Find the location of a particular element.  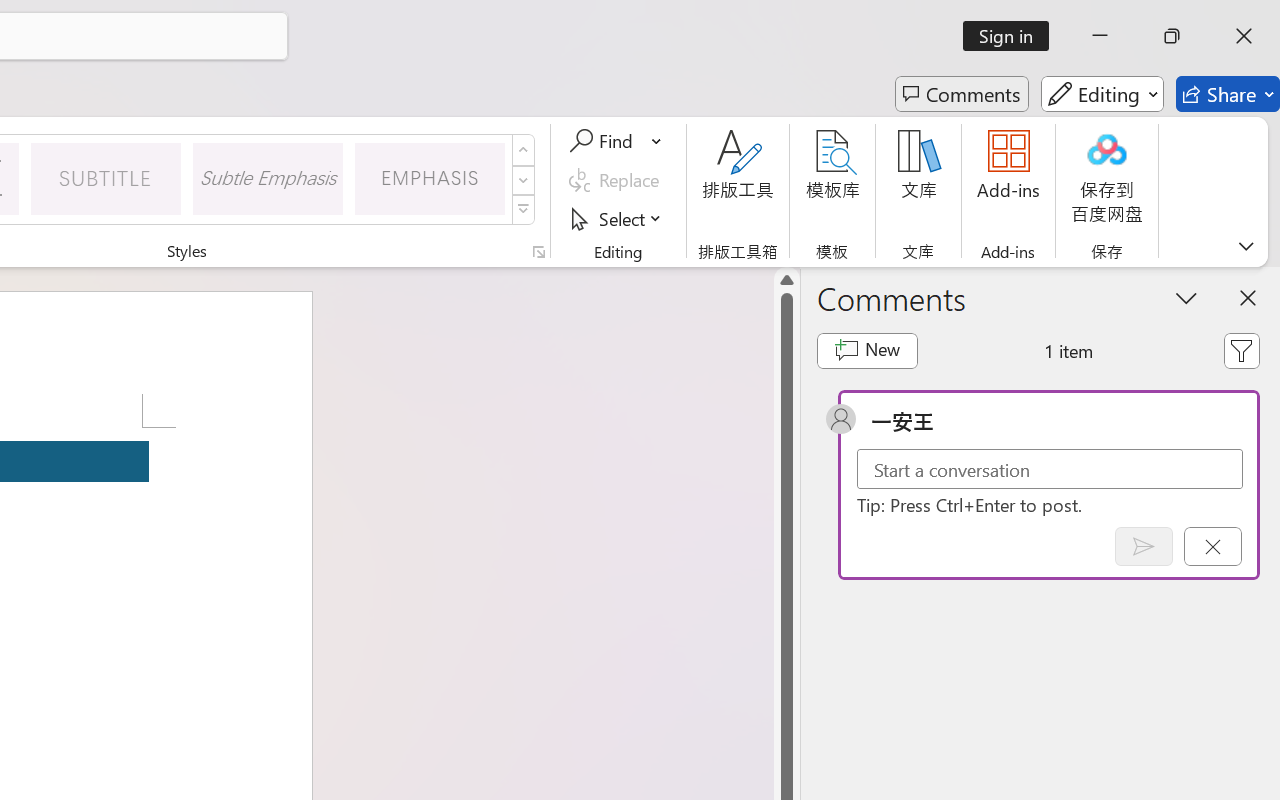

'Start a conversation' is located at coordinates (1049, 469).